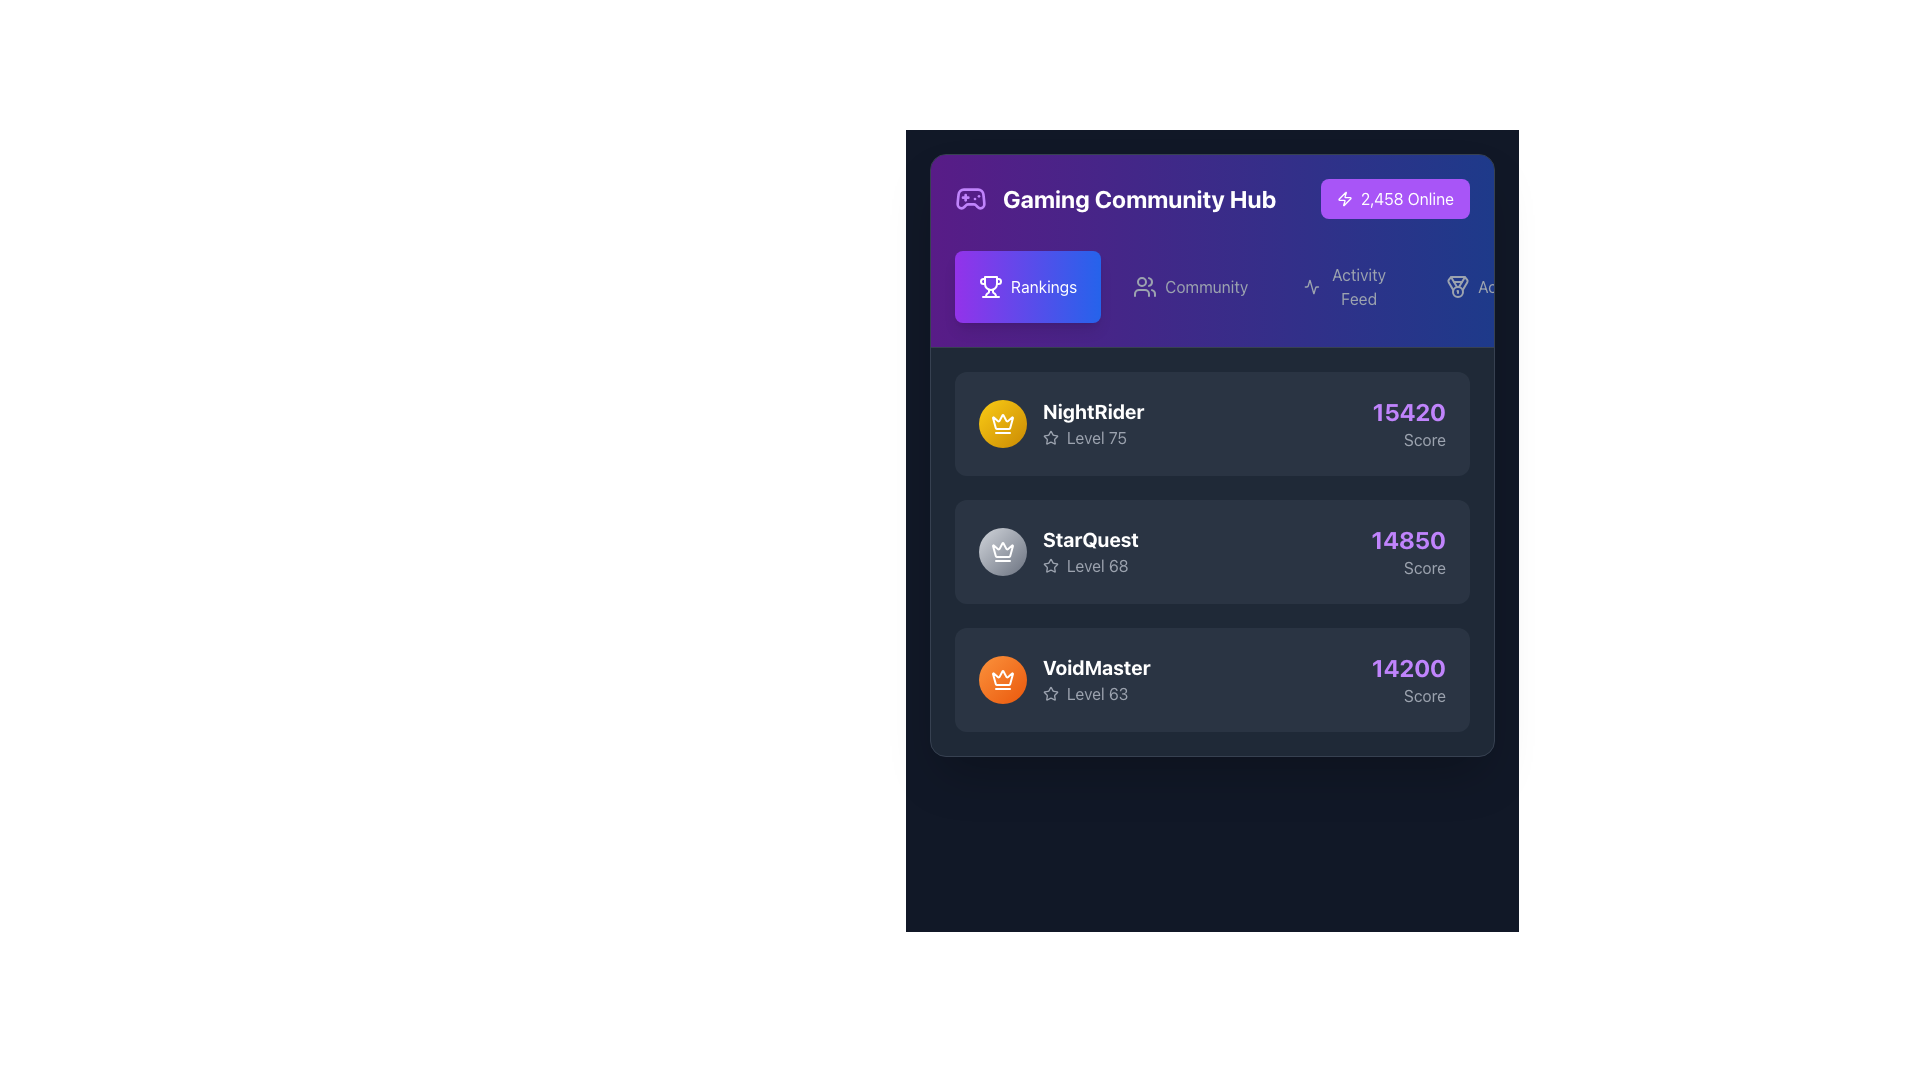 Image resolution: width=1920 pixels, height=1080 pixels. Describe the element at coordinates (1092, 437) in the screenshot. I see `the labeled icon displaying 'Level 75' with a decorative star icon, located below the username 'NightRider' in the leaderboard layout` at that location.